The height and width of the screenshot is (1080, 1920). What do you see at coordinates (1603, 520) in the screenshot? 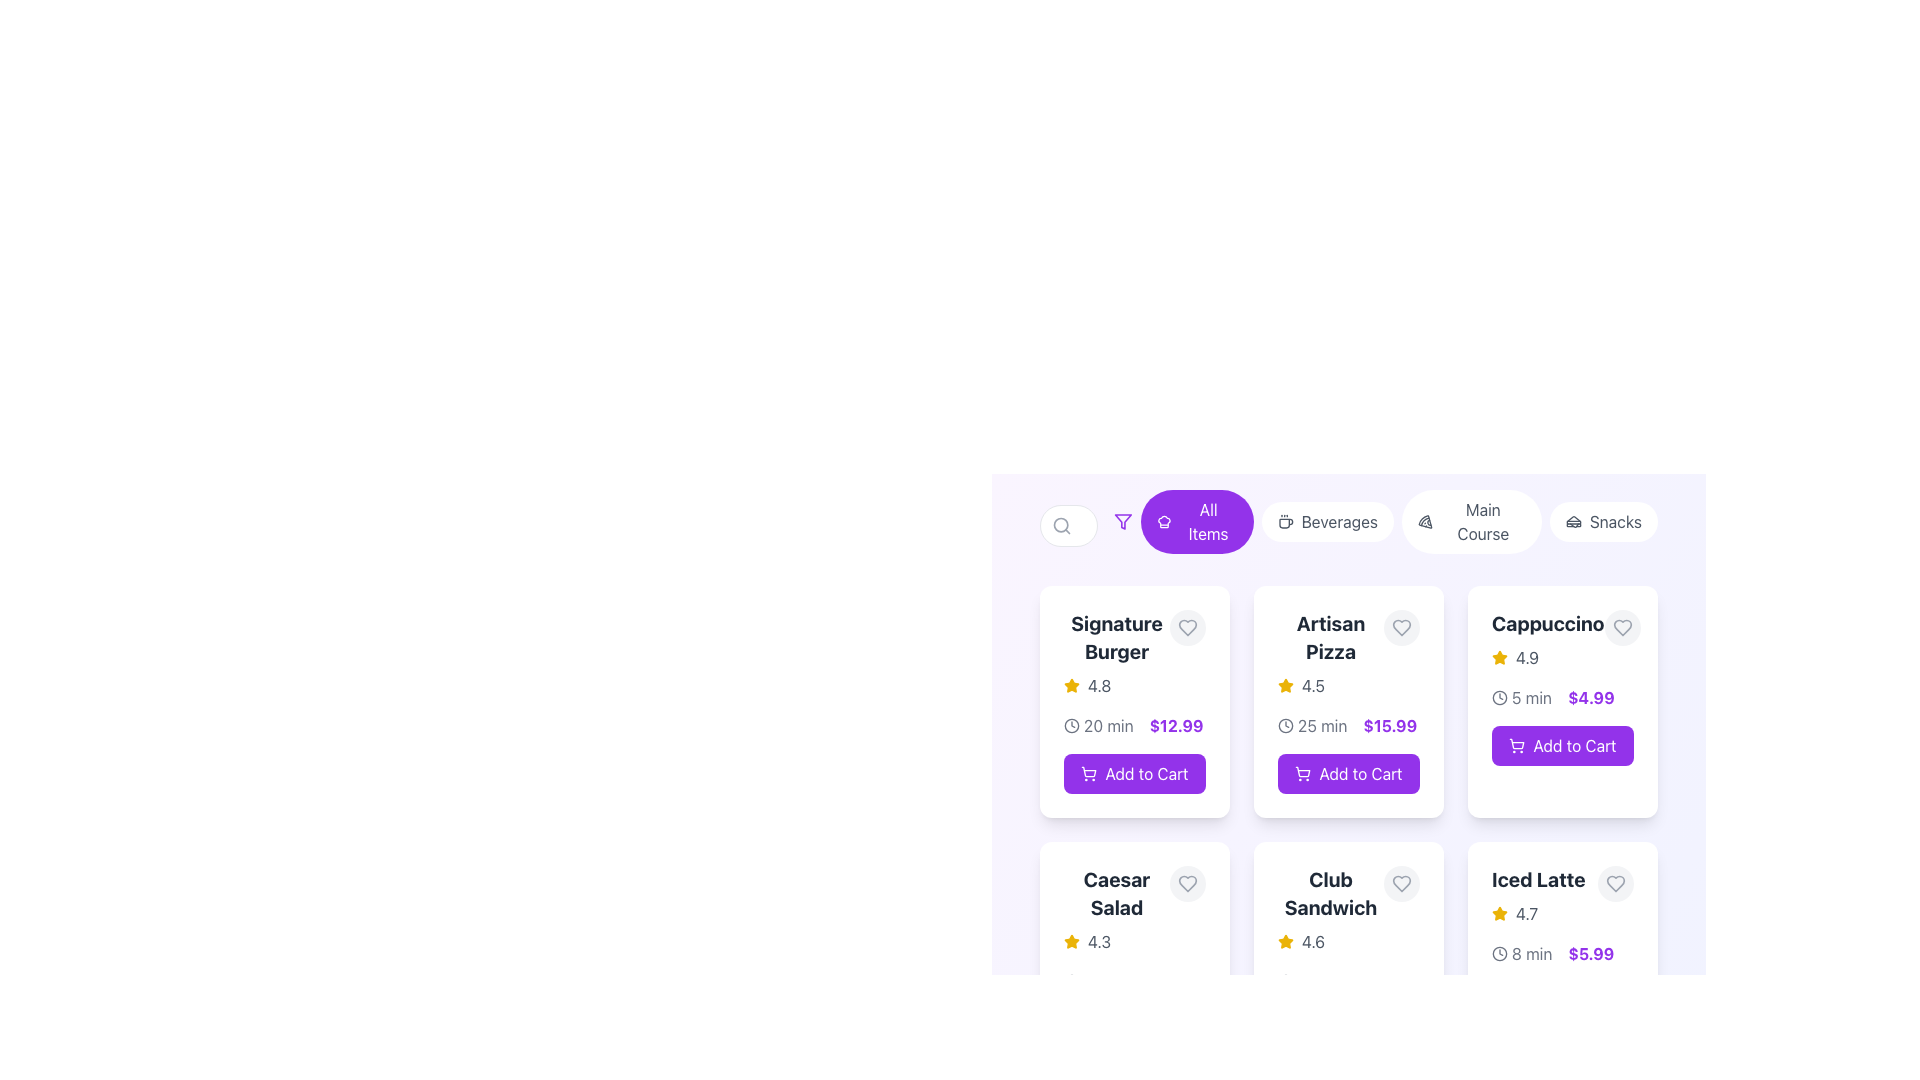
I see `the 'Snacks' category selection button located in the top-right corner of the navigation bar to trigger the hover effect` at bounding box center [1603, 520].